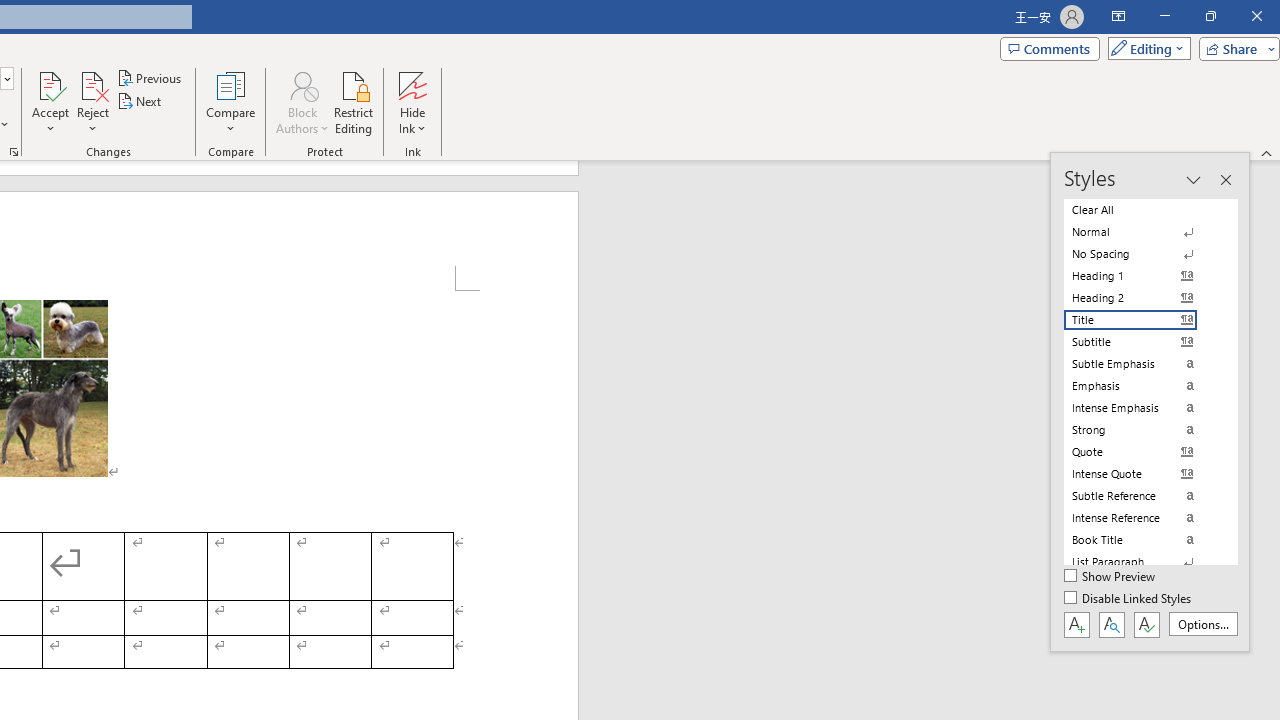 Image resolution: width=1280 pixels, height=720 pixels. I want to click on 'Reject', so click(91, 103).